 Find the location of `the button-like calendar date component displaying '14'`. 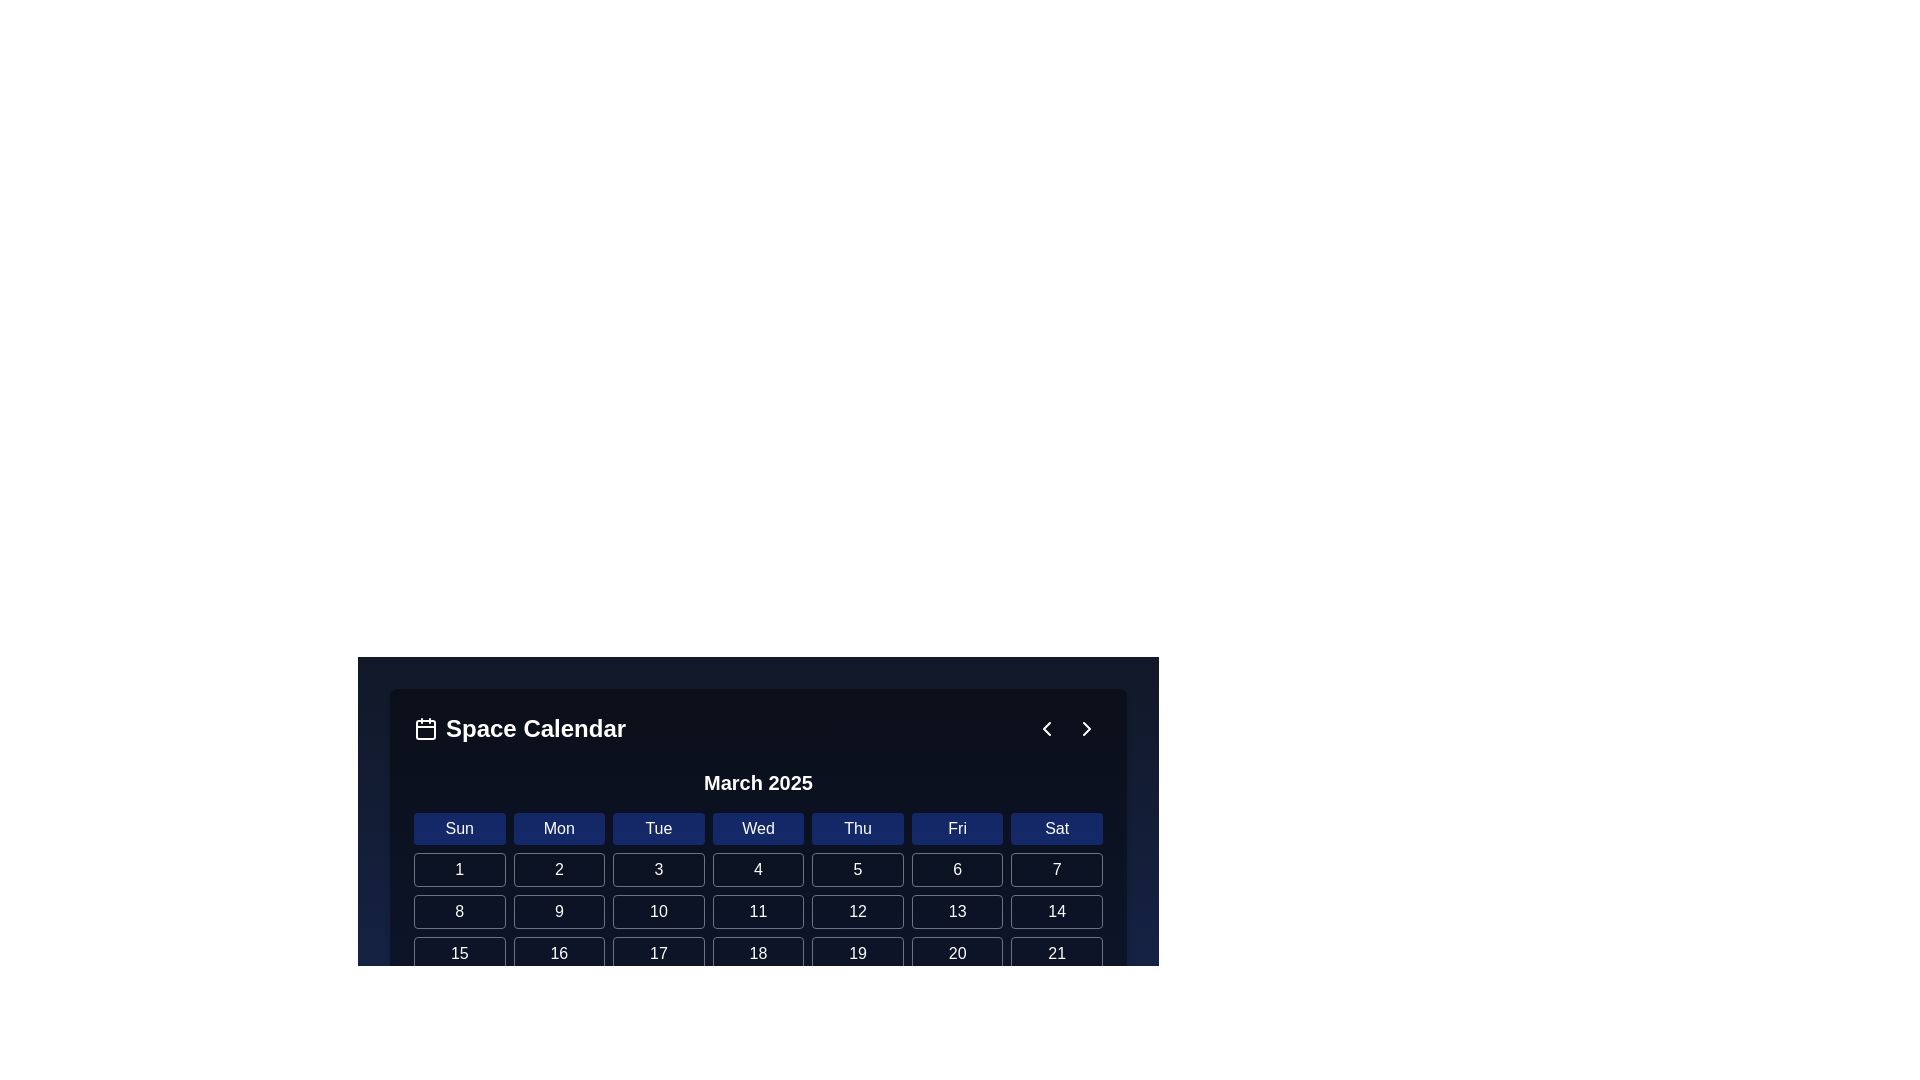

the button-like calendar date component displaying '14' is located at coordinates (1056, 911).